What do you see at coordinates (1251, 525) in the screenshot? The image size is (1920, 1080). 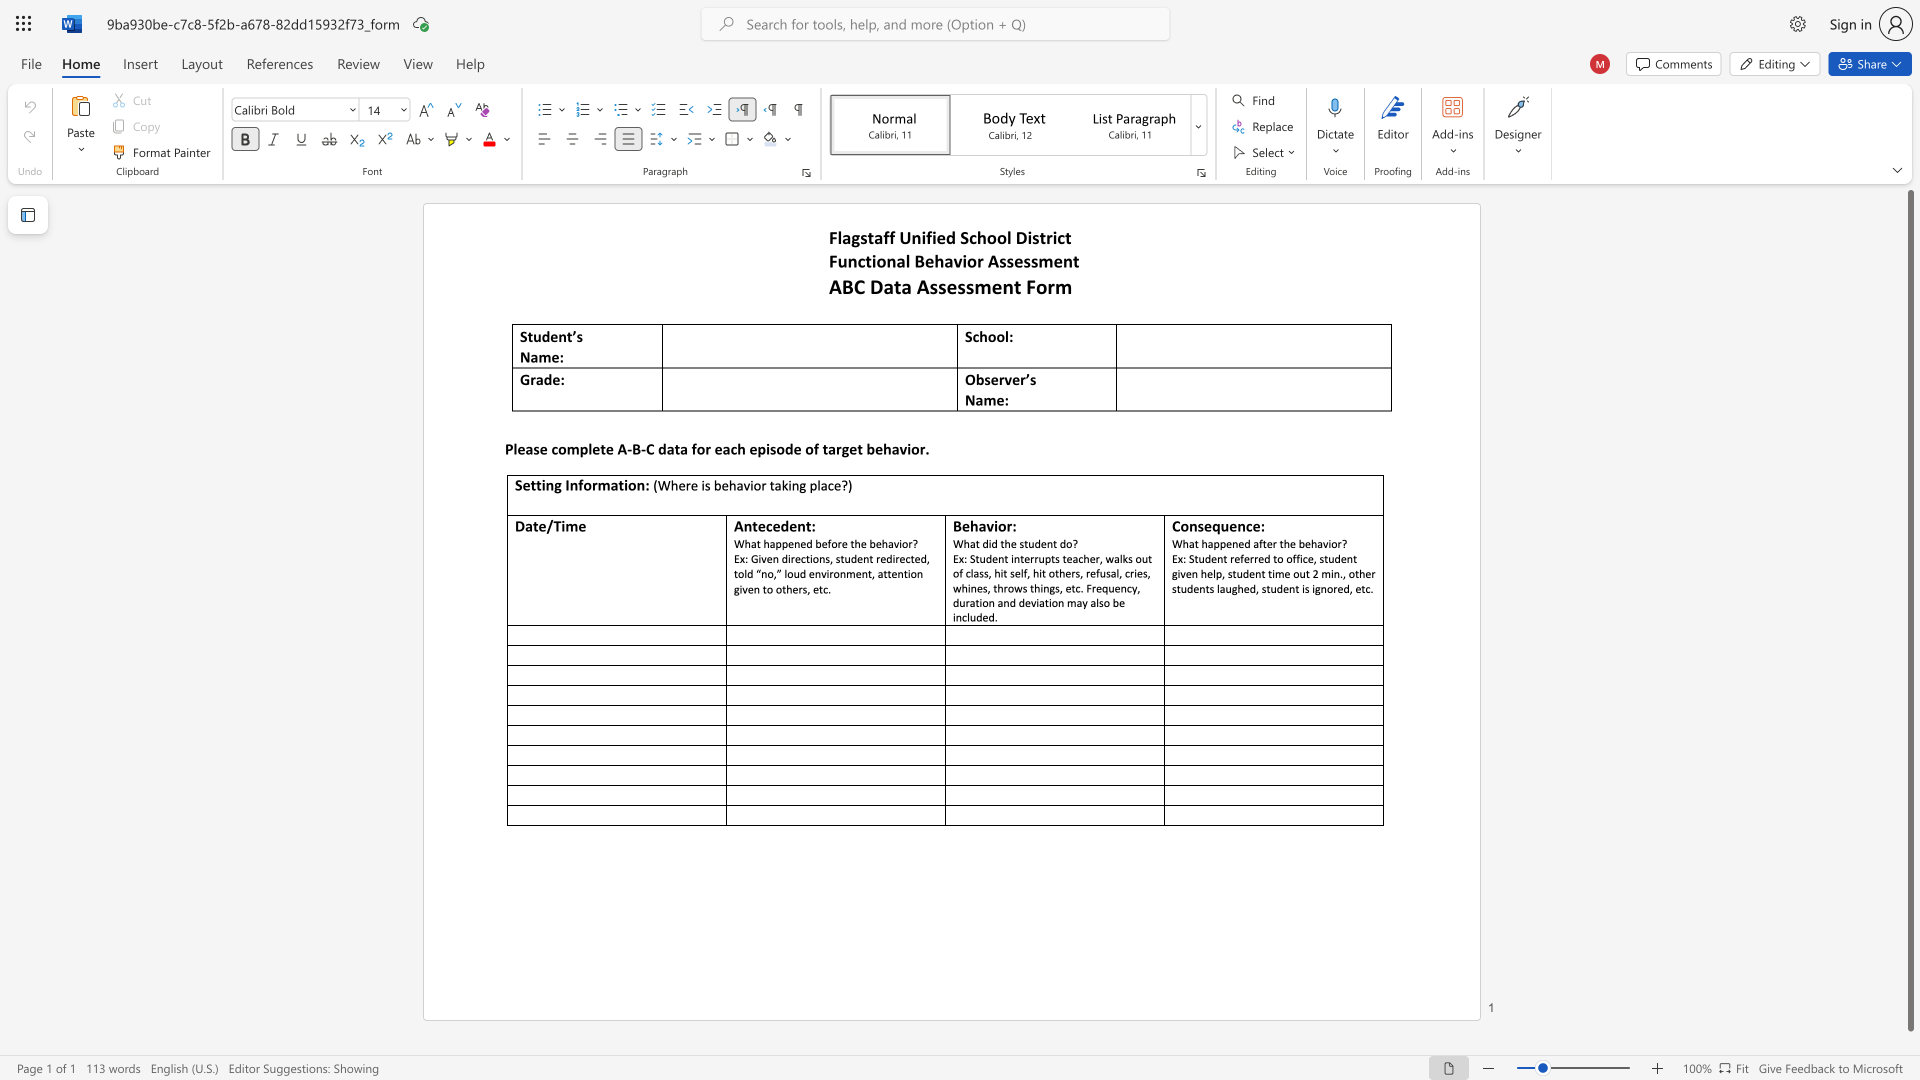 I see `the subset text "e:" within the text "Consequence:"` at bounding box center [1251, 525].